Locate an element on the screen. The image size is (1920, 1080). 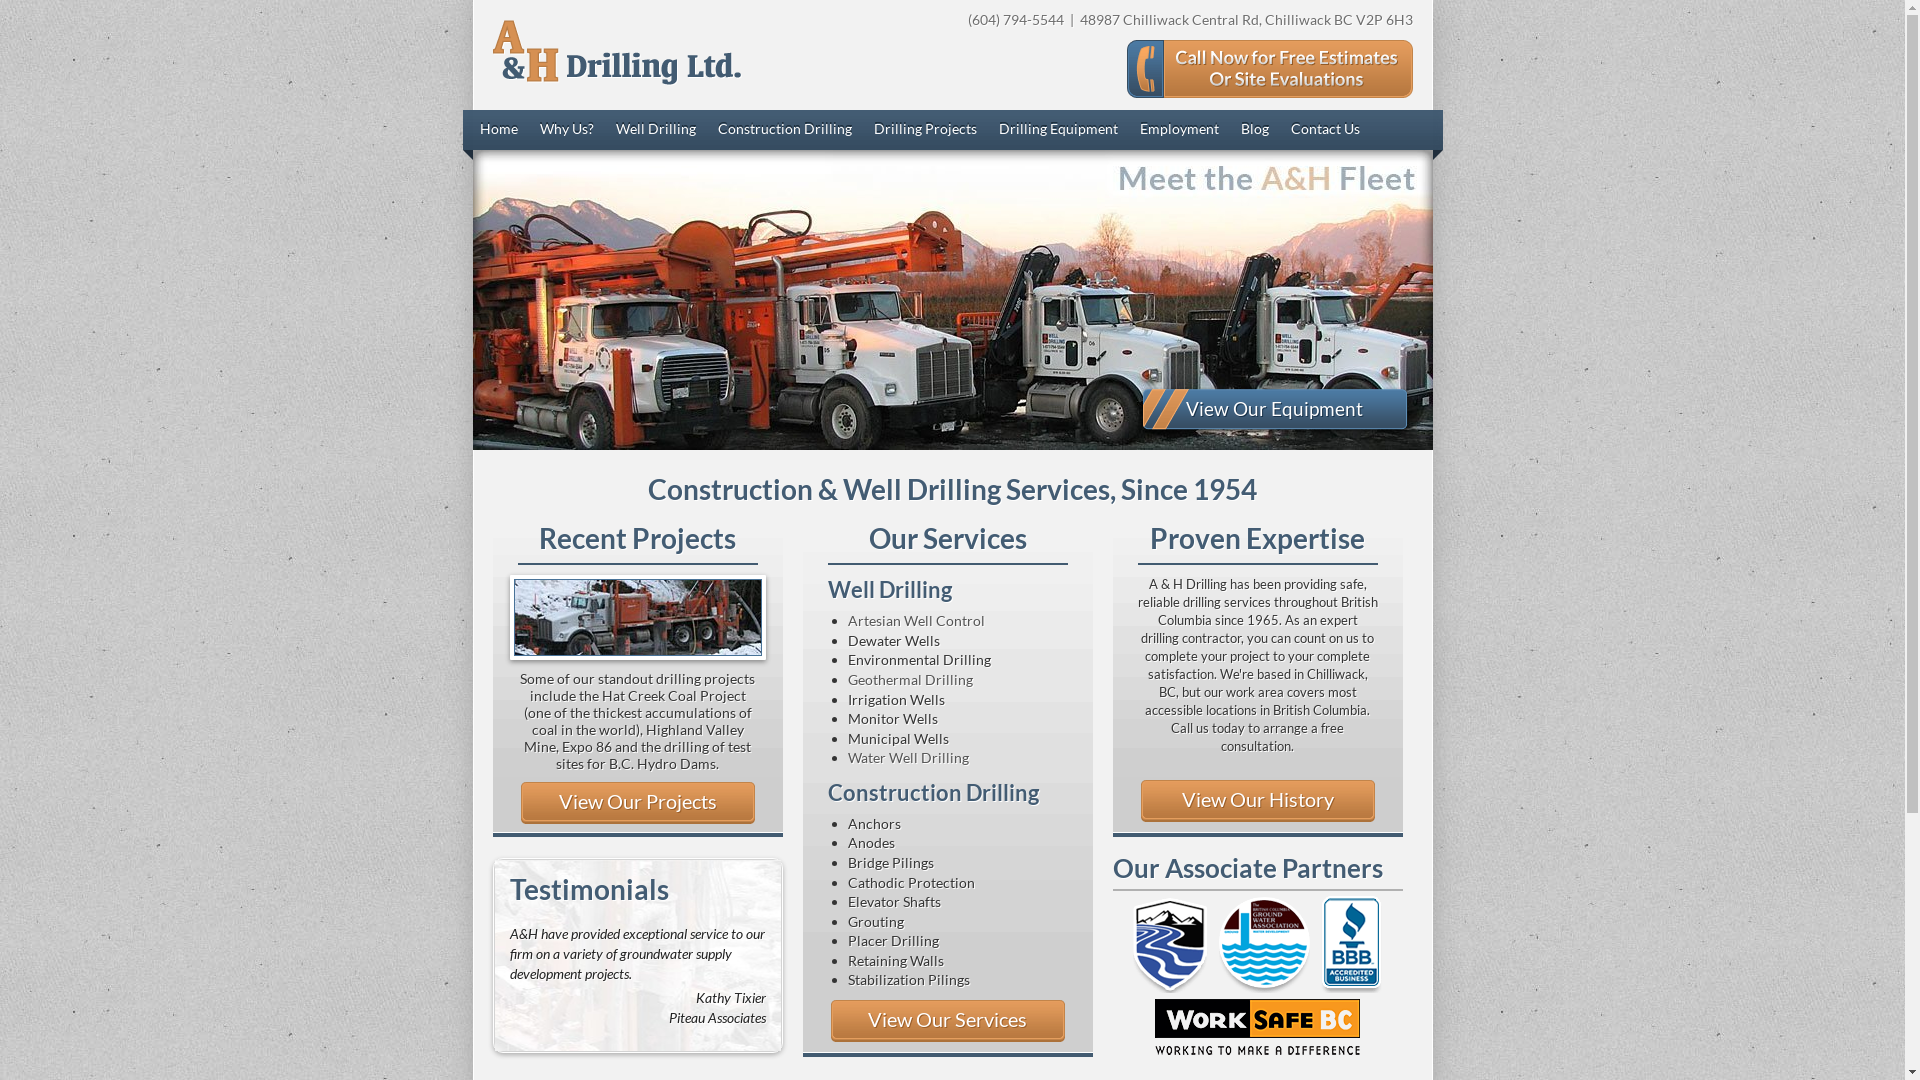
'Blog' is located at coordinates (1252, 130).